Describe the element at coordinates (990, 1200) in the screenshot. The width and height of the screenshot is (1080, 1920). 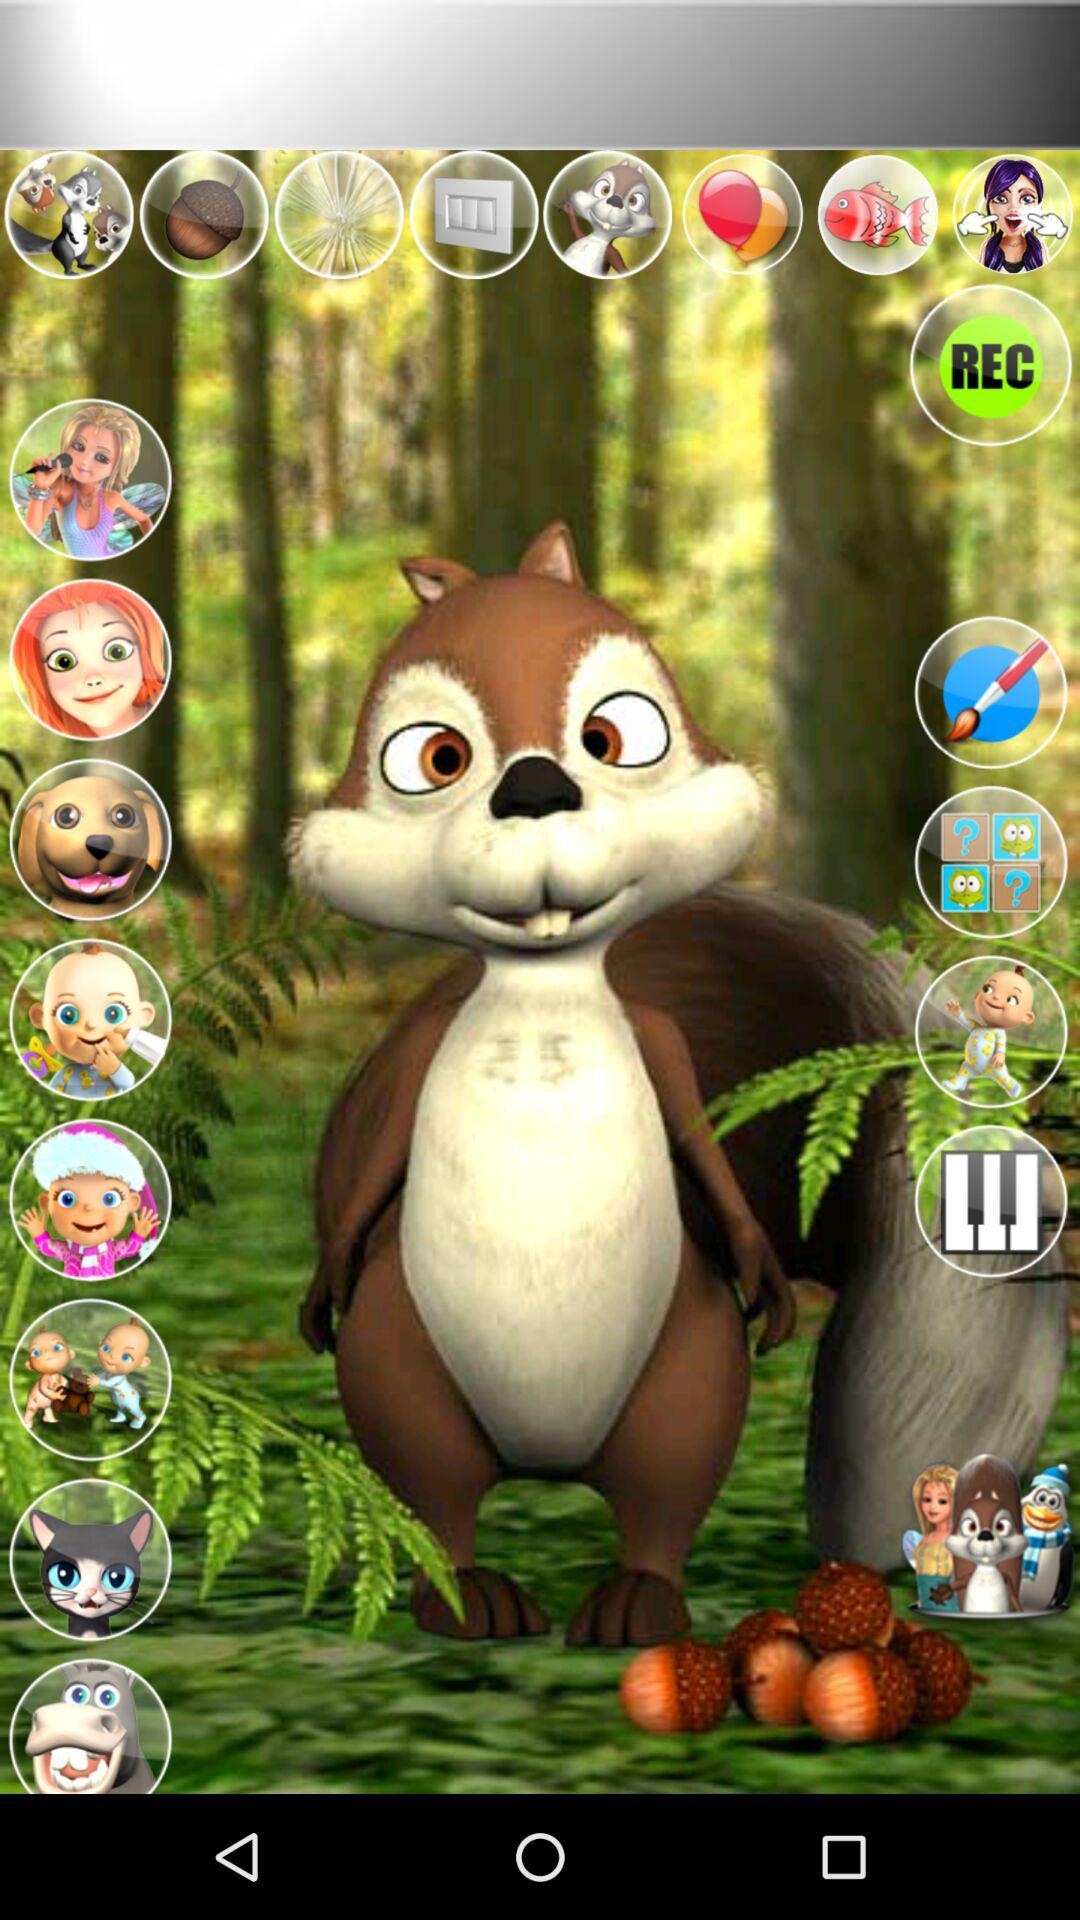
I see `piano` at that location.